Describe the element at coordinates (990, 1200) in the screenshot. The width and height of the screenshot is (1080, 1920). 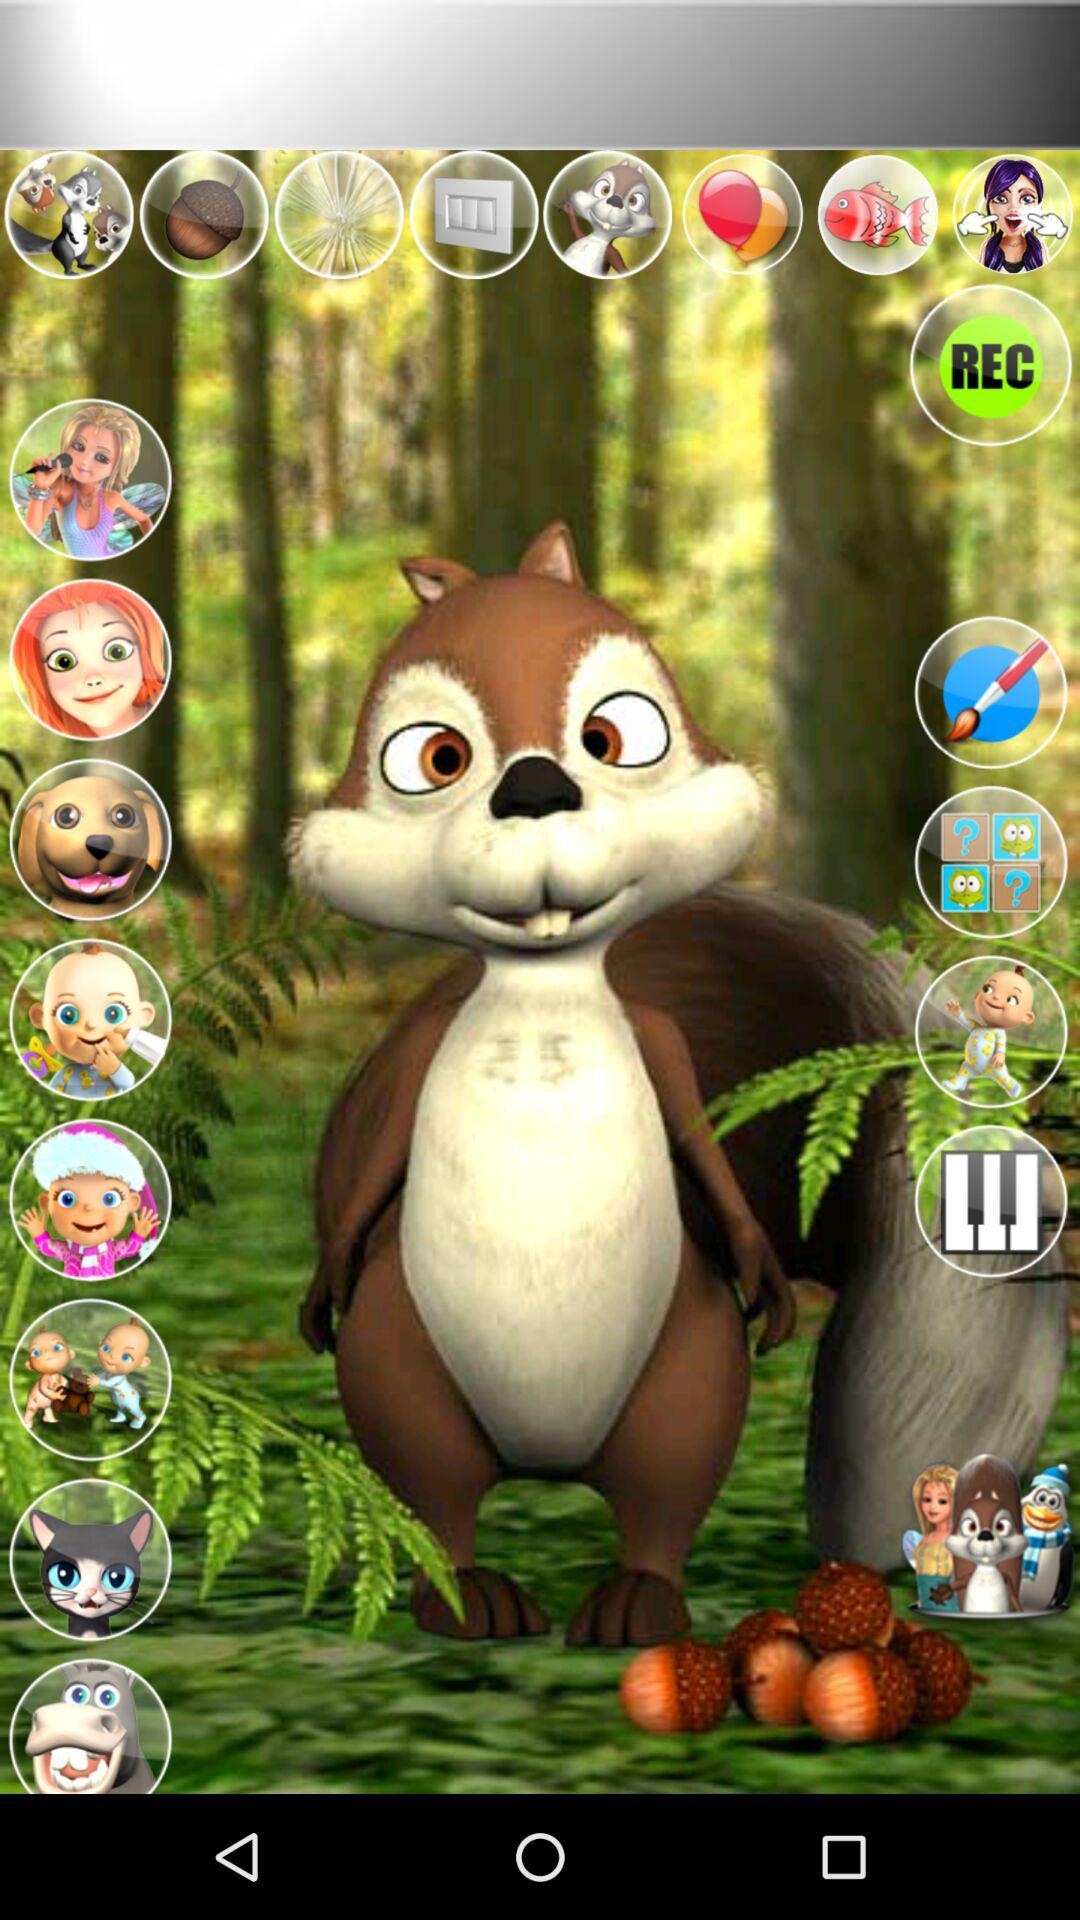
I see `piano` at that location.